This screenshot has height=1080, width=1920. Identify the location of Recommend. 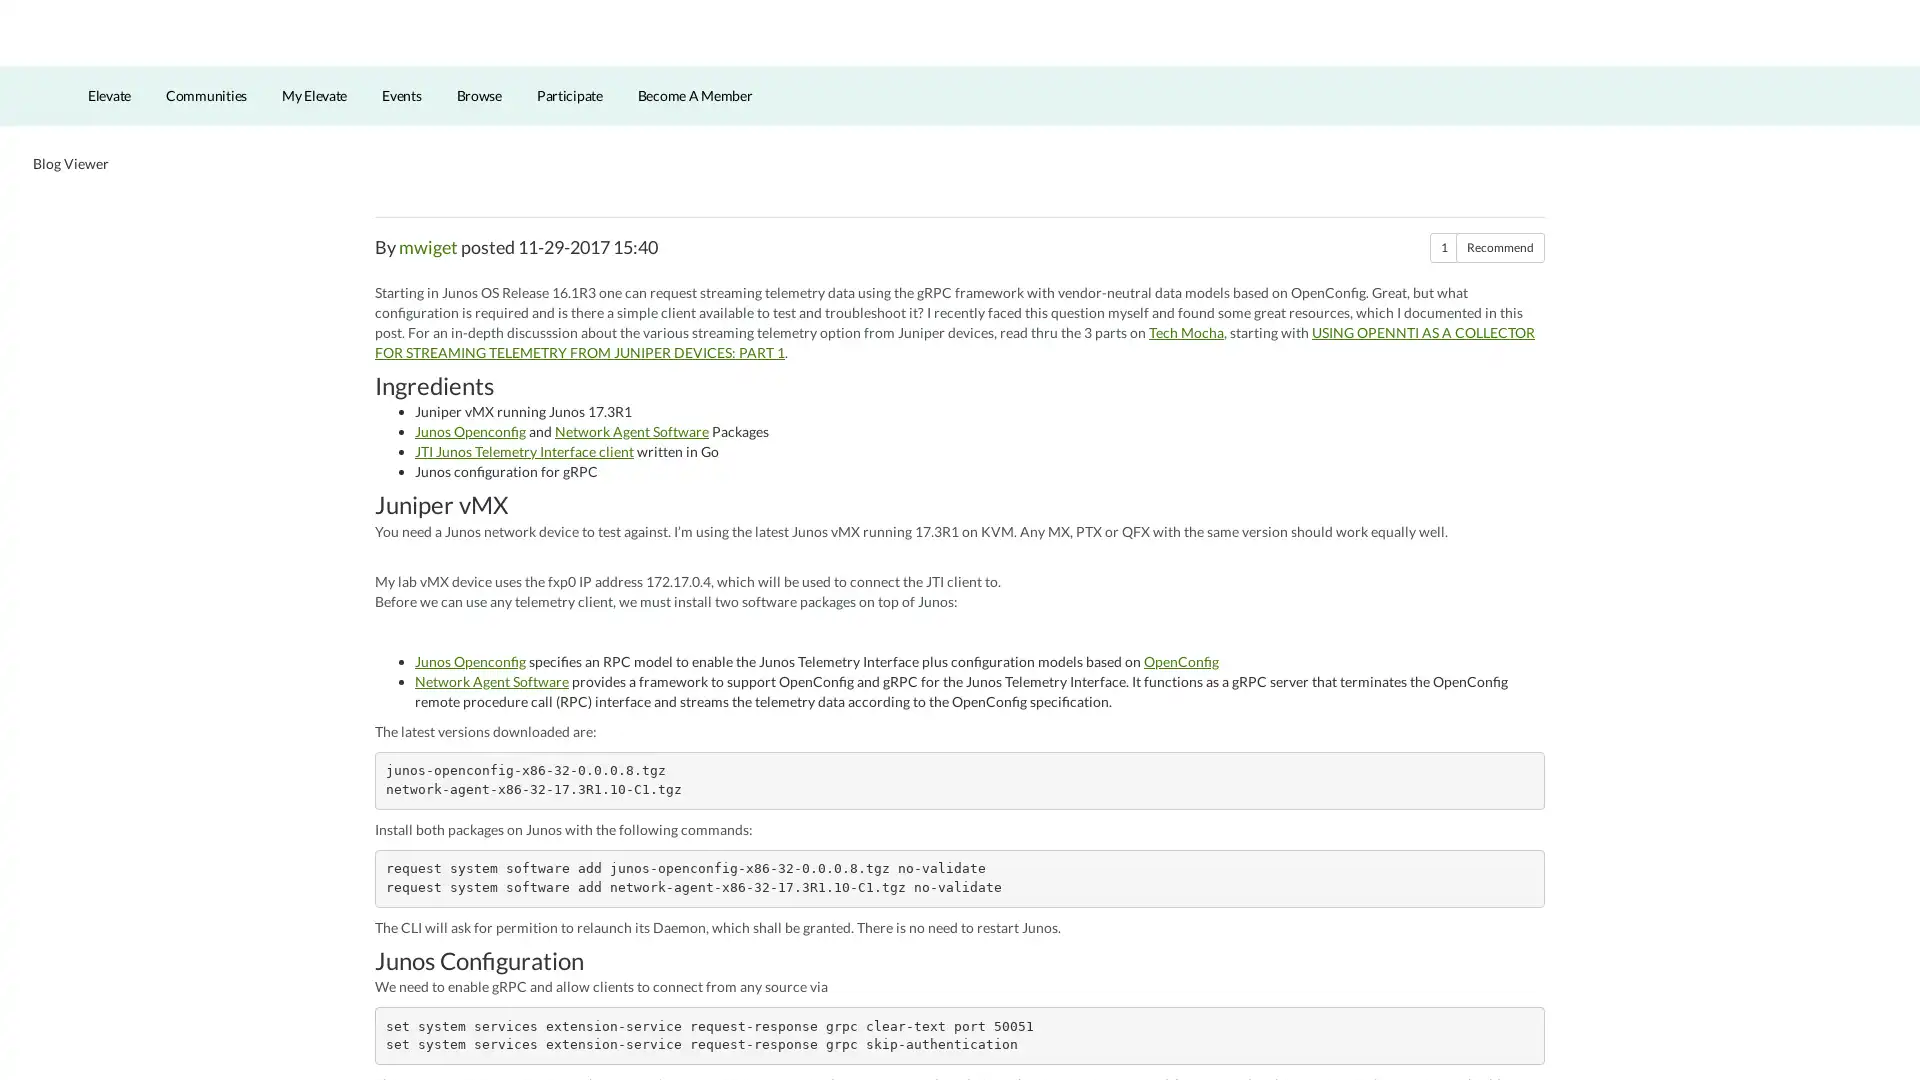
(1500, 281).